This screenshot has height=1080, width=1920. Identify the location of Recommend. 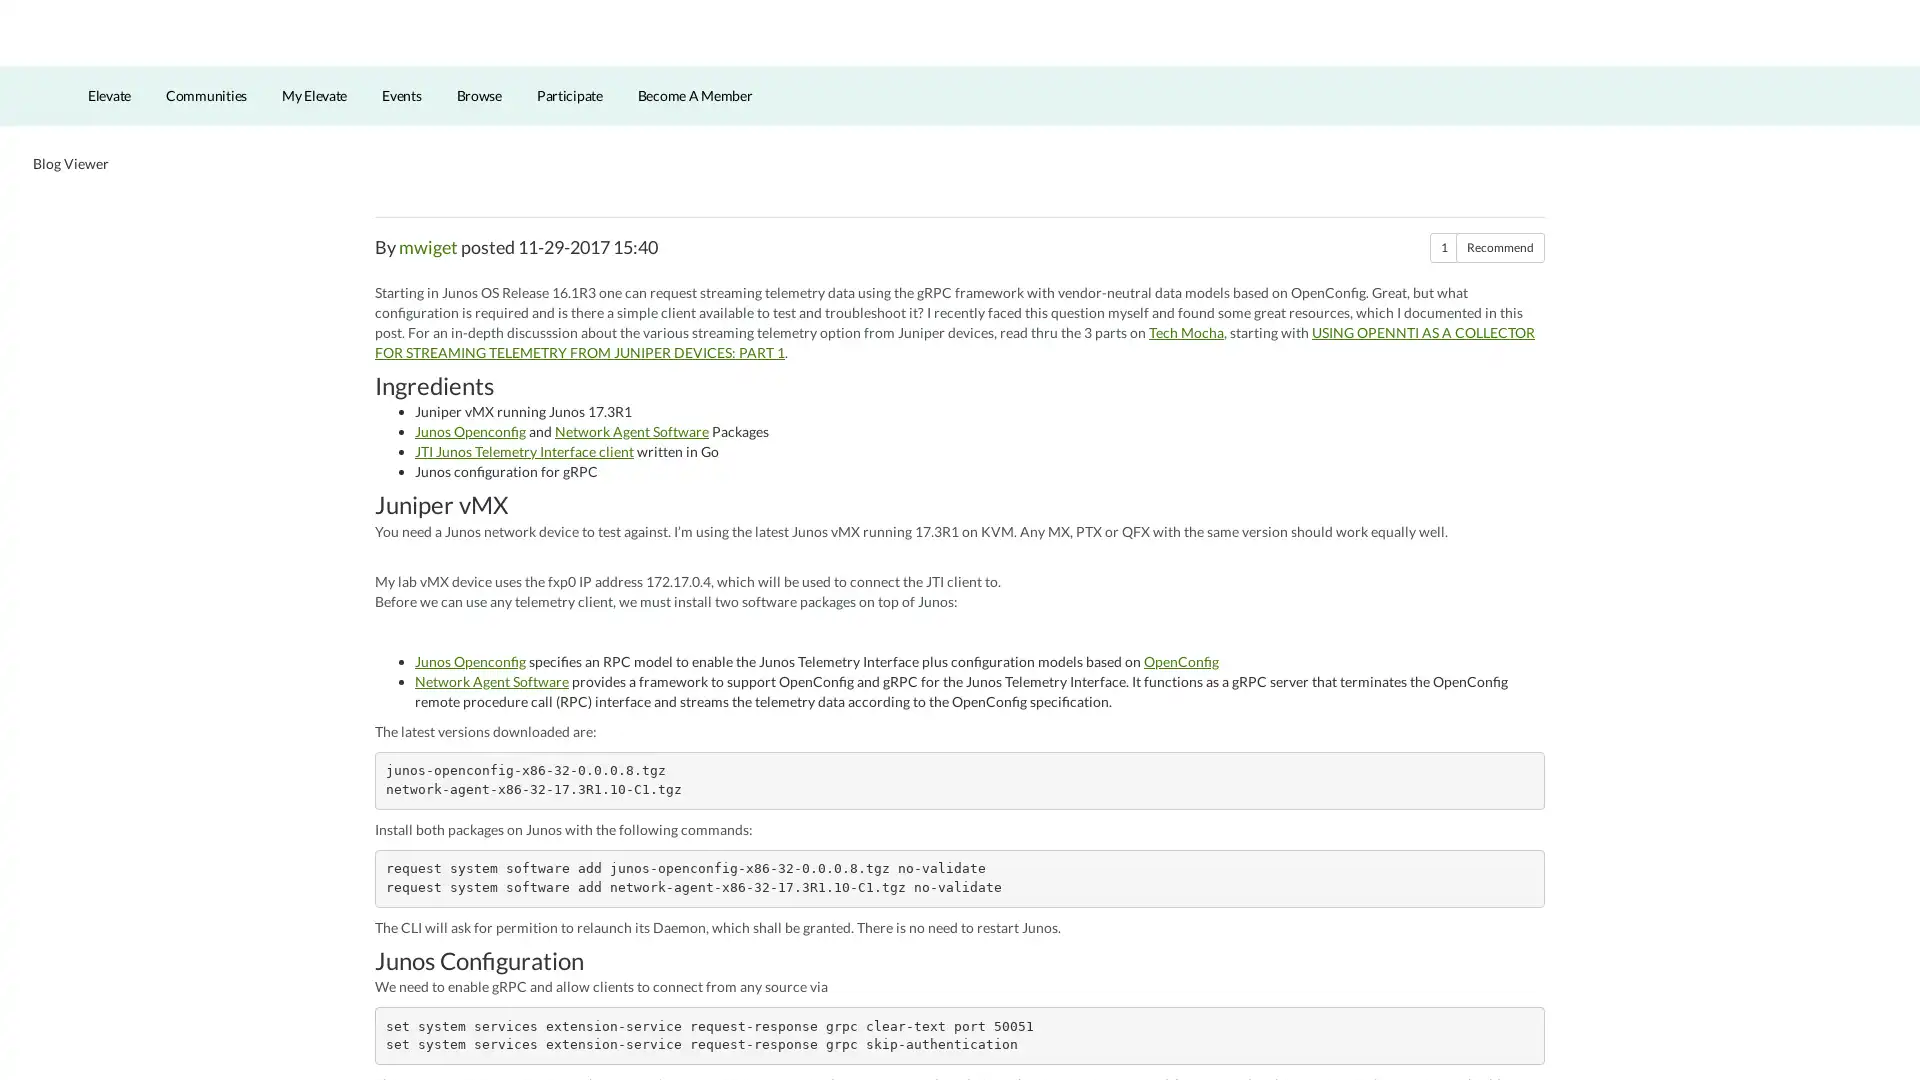
(1500, 281).